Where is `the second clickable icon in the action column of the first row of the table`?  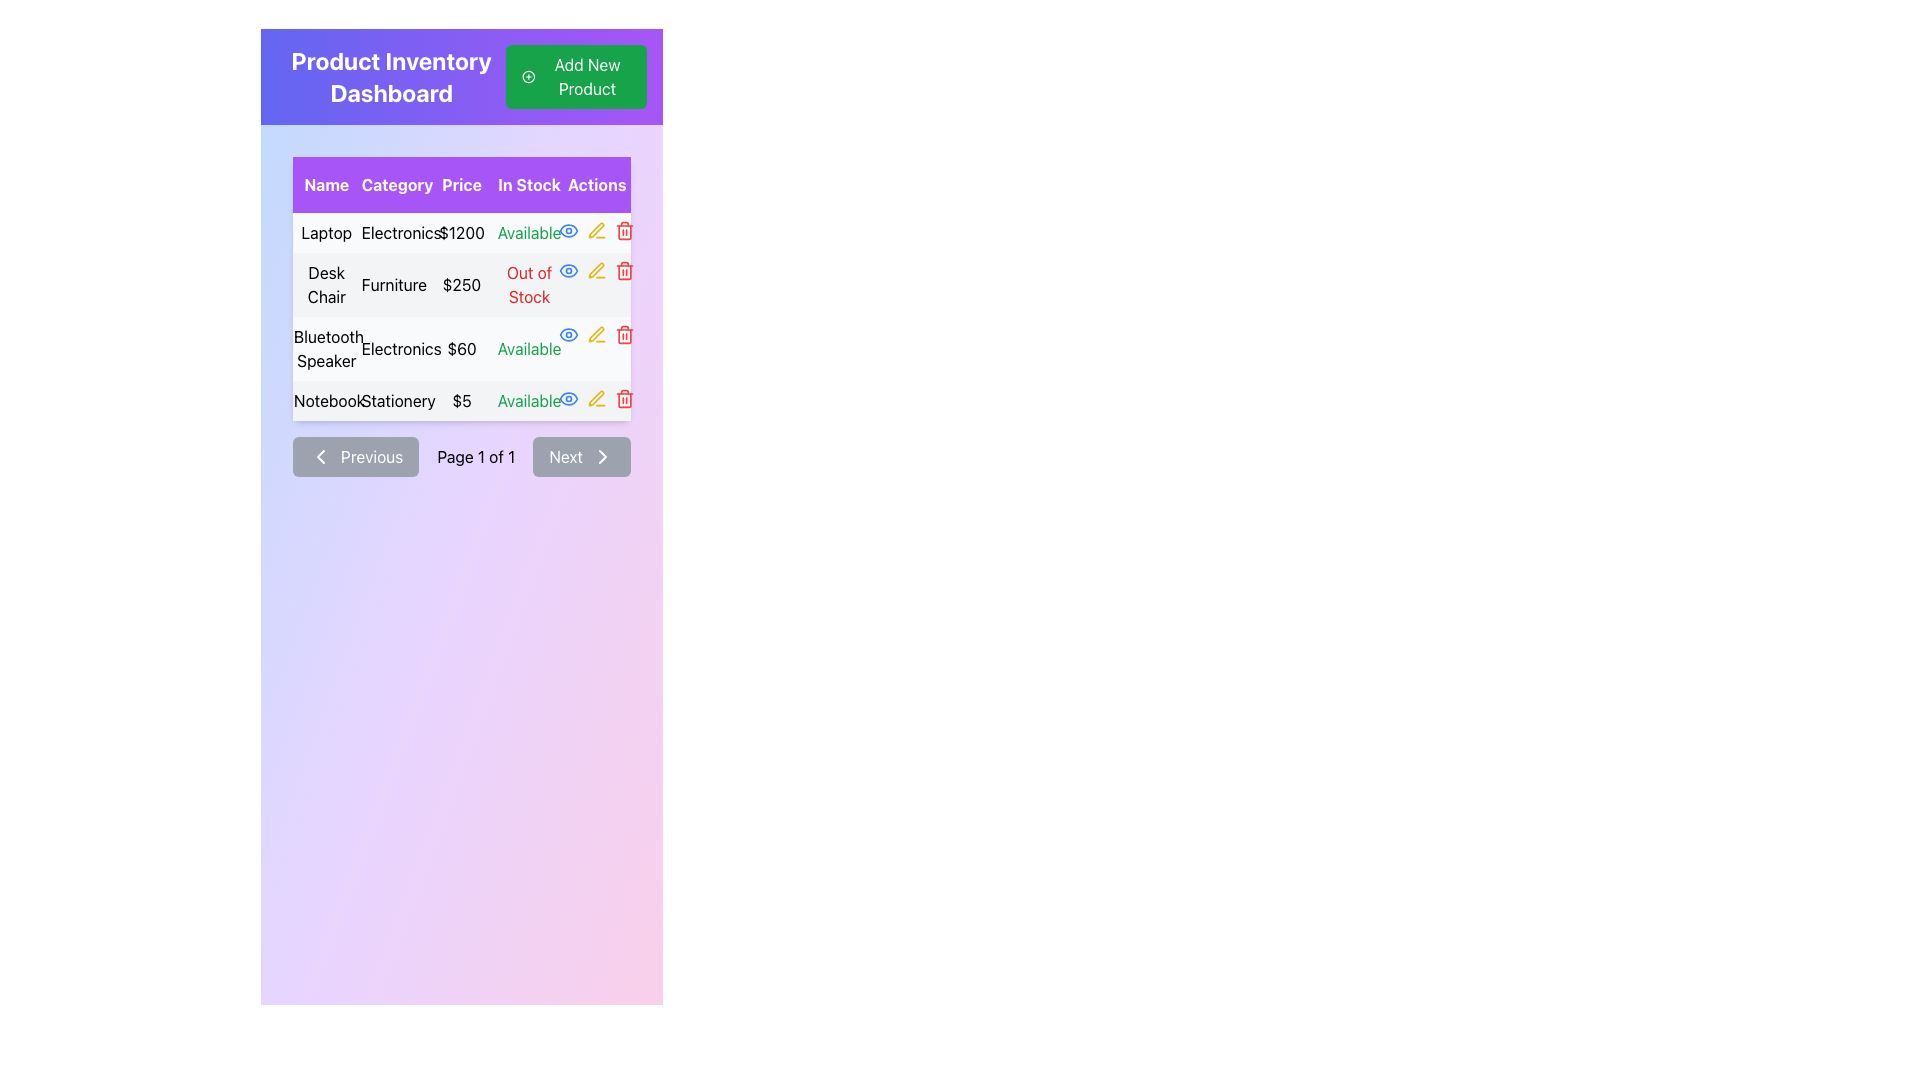 the second clickable icon in the action column of the first row of the table is located at coordinates (596, 230).